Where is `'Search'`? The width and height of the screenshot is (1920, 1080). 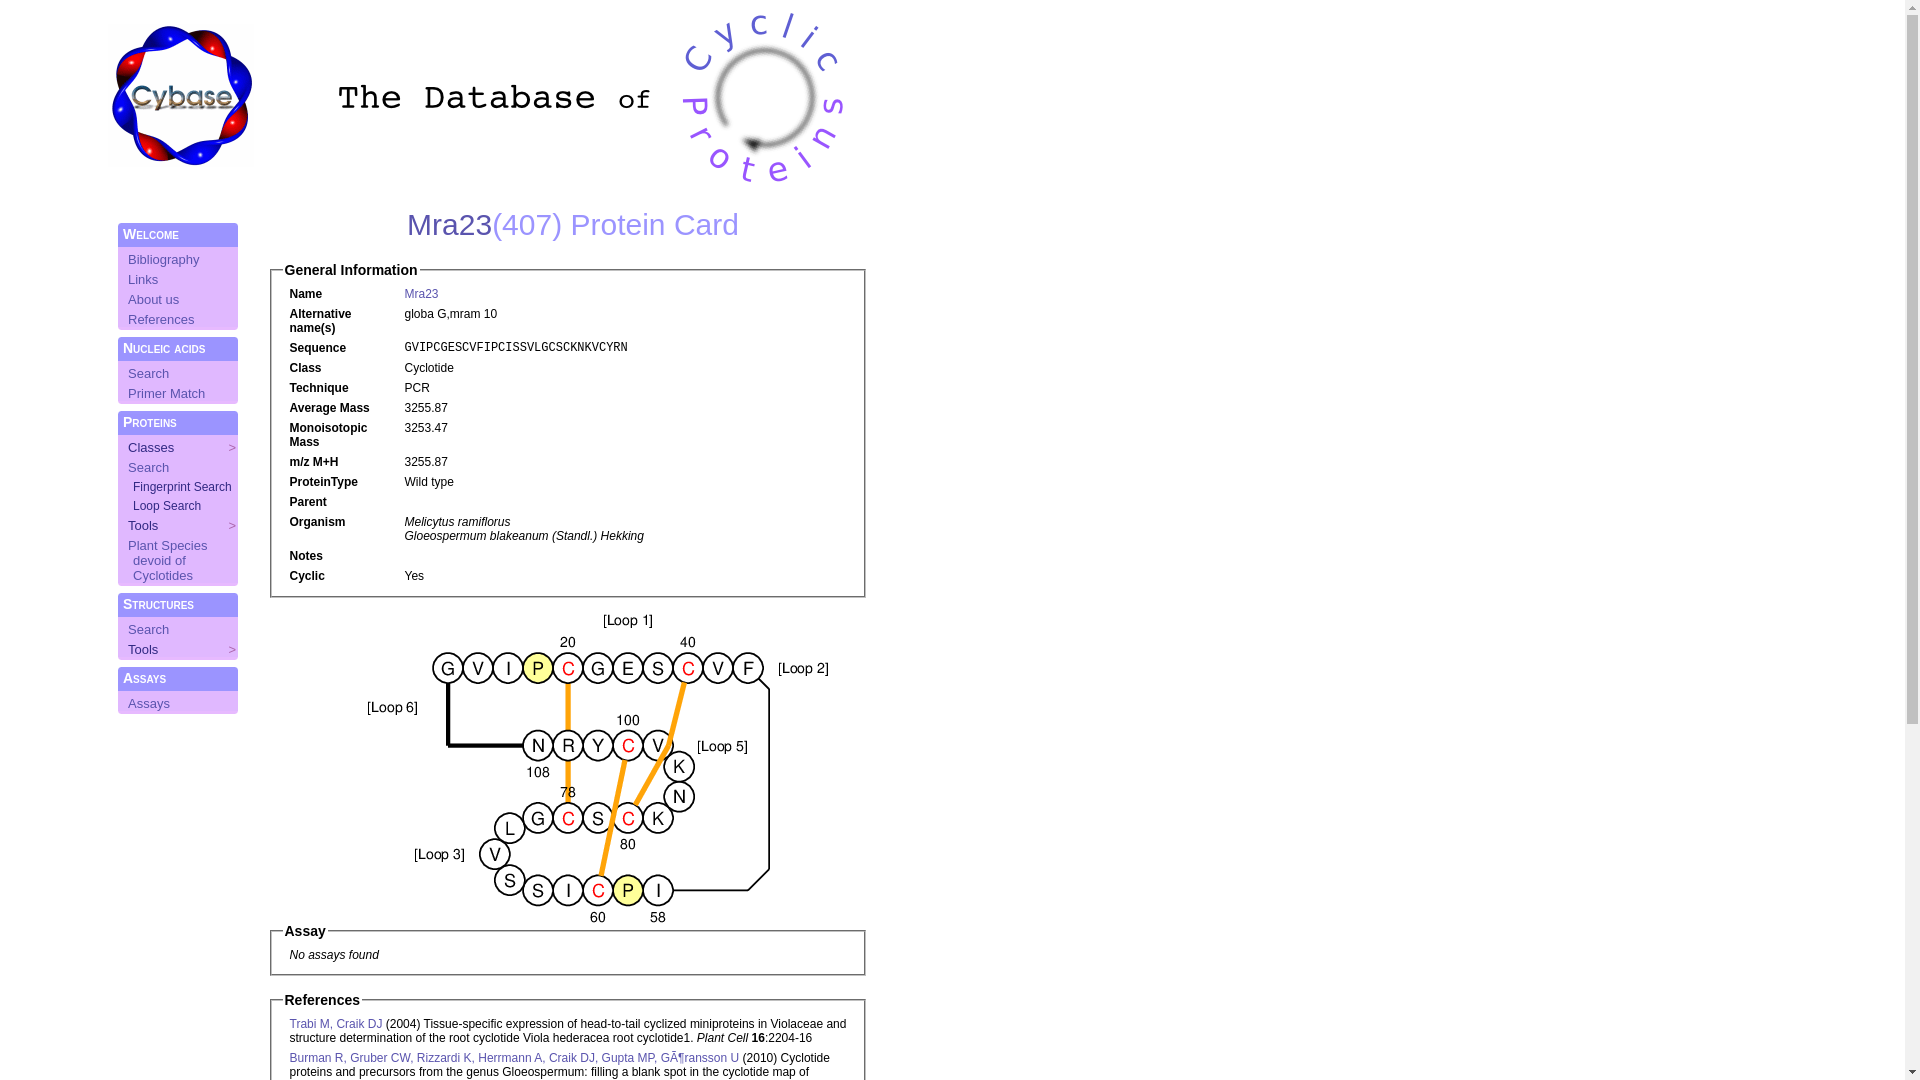
'Search' is located at coordinates (147, 373).